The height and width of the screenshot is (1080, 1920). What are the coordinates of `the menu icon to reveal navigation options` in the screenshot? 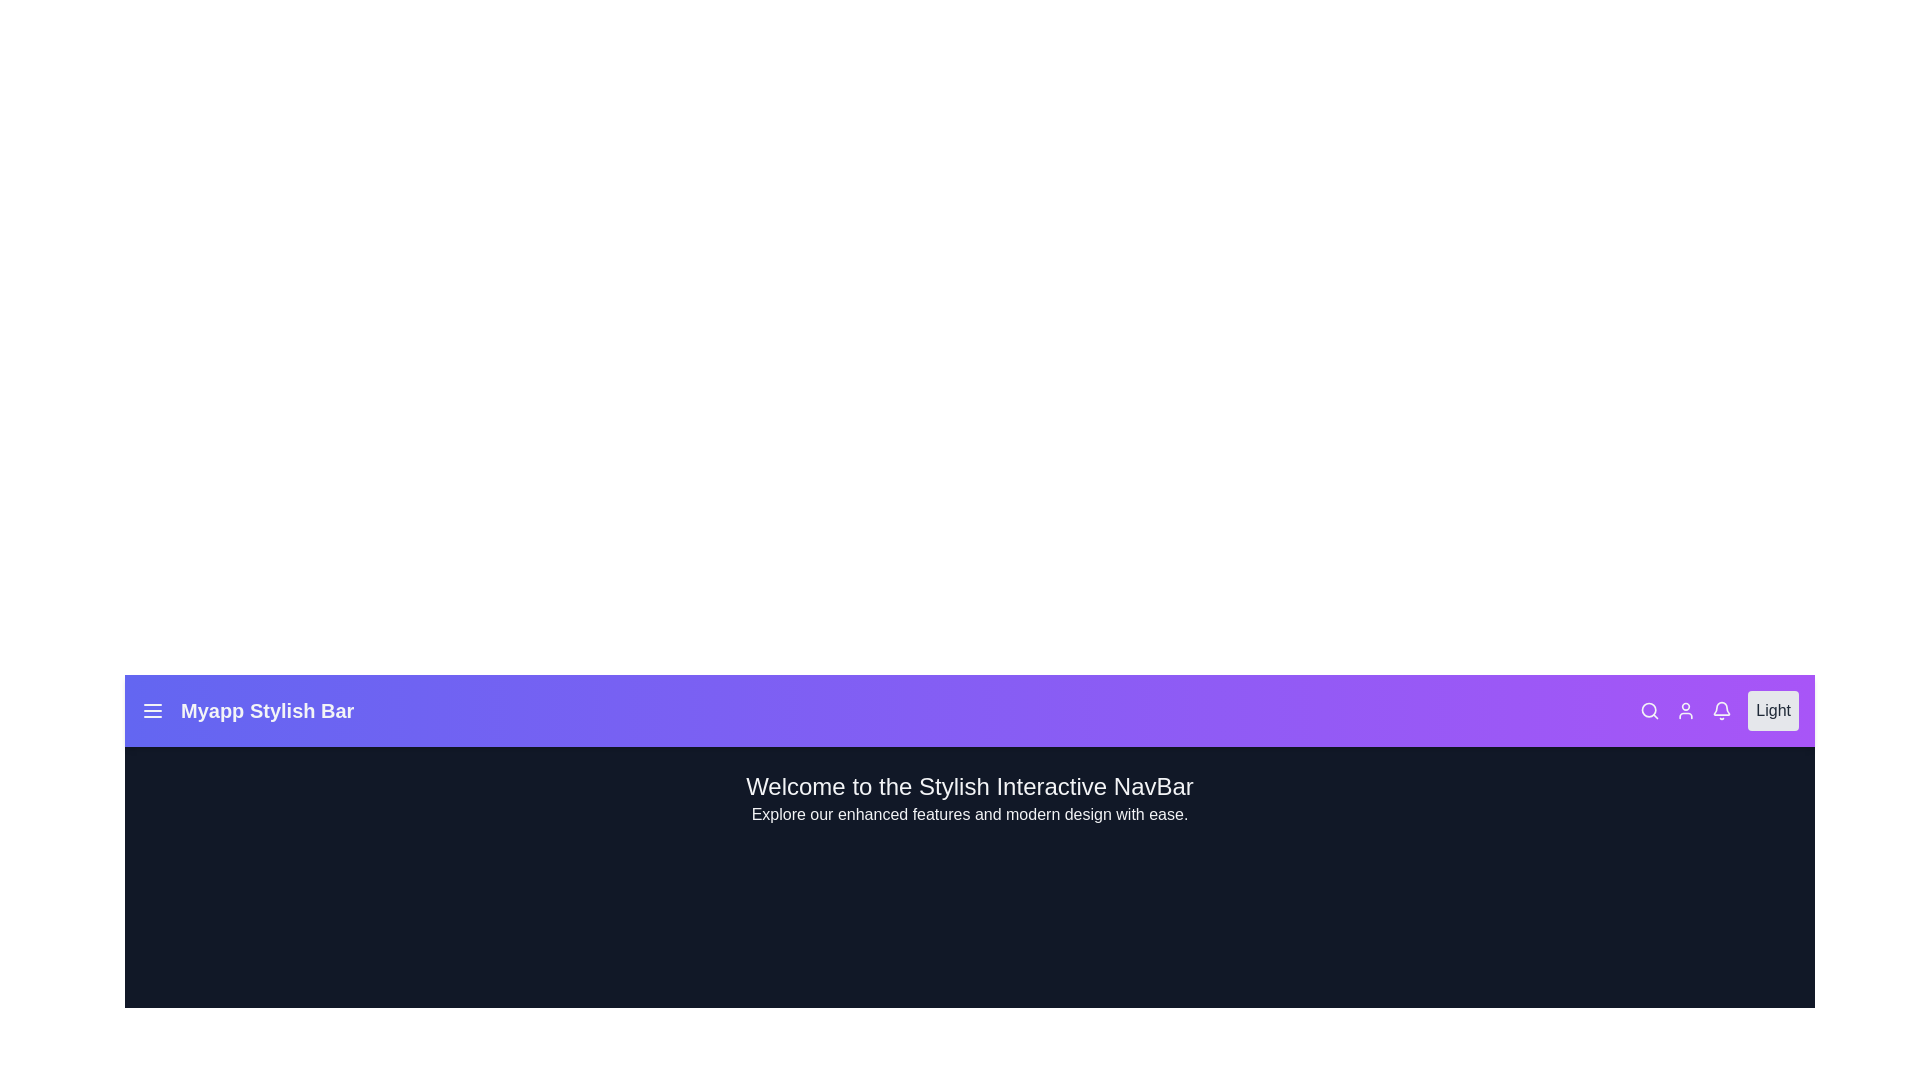 It's located at (152, 709).